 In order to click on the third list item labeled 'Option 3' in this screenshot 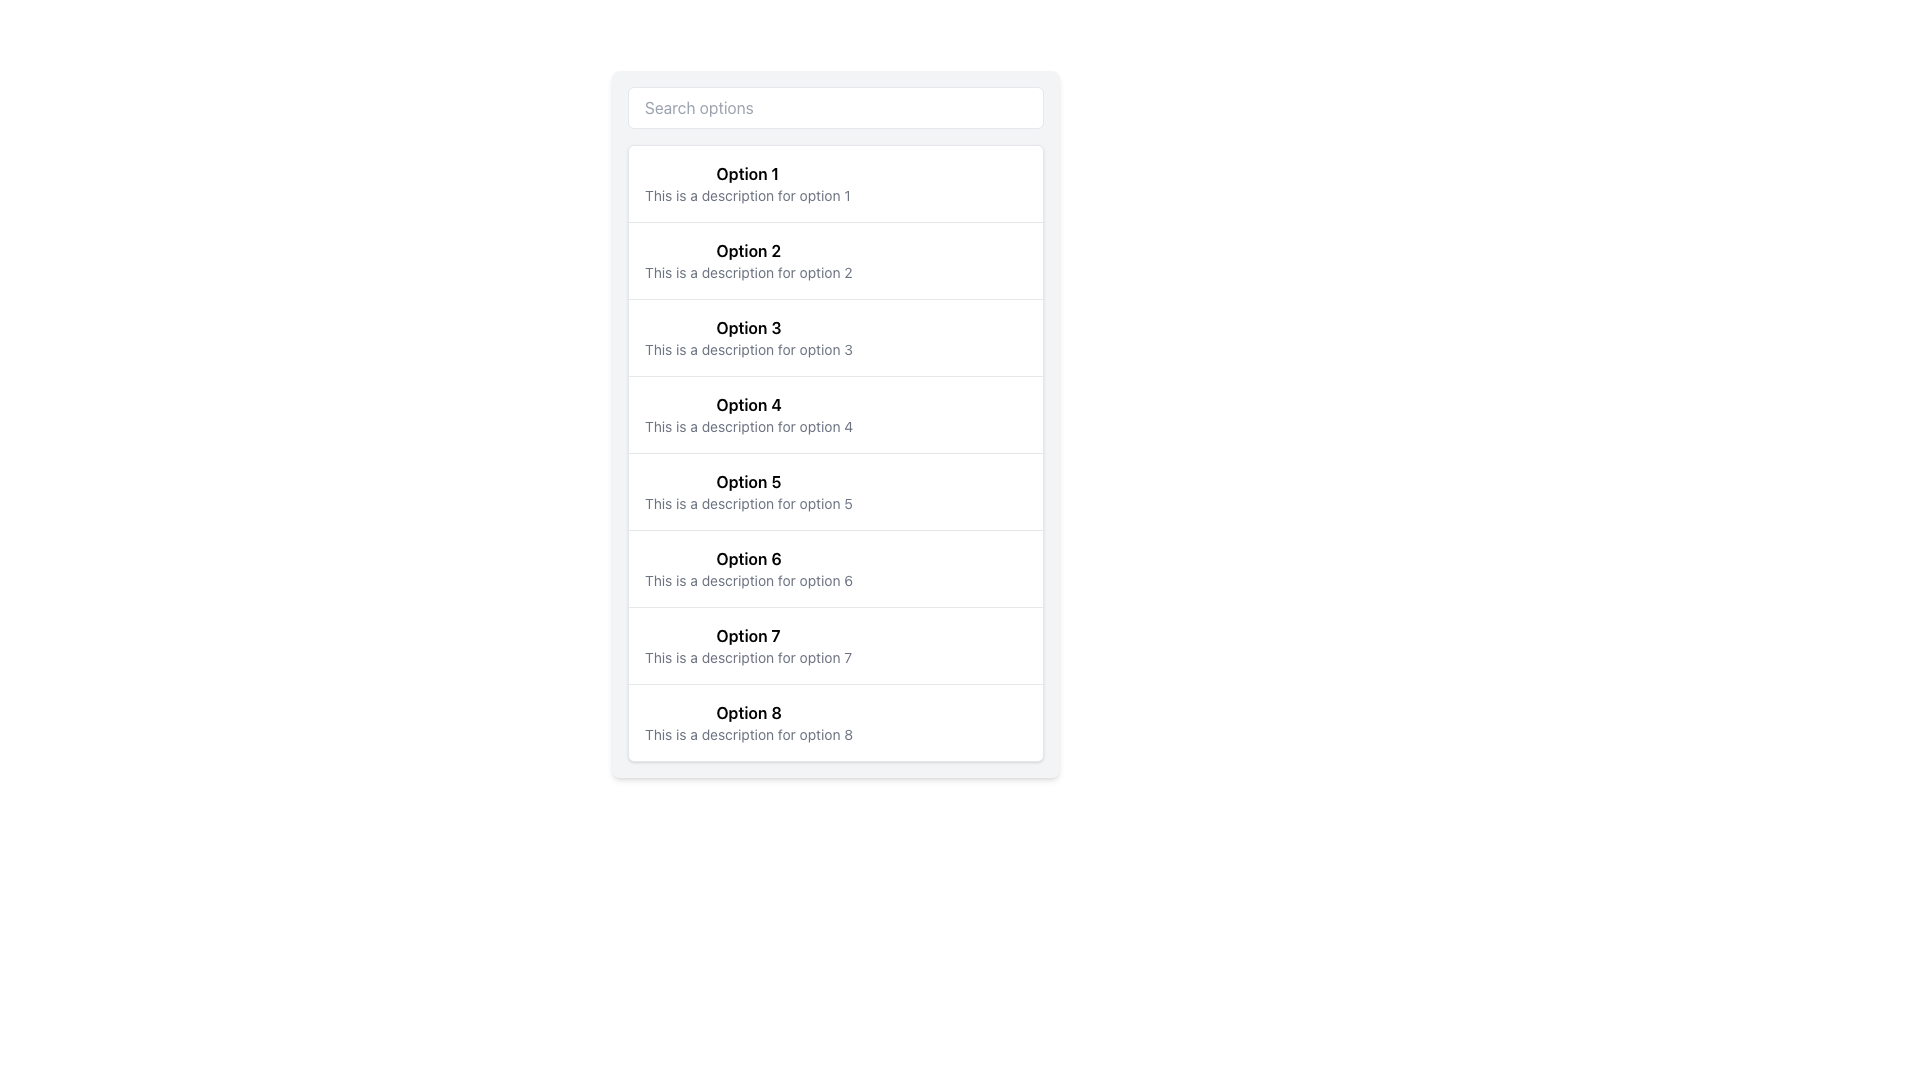, I will do `click(835, 336)`.